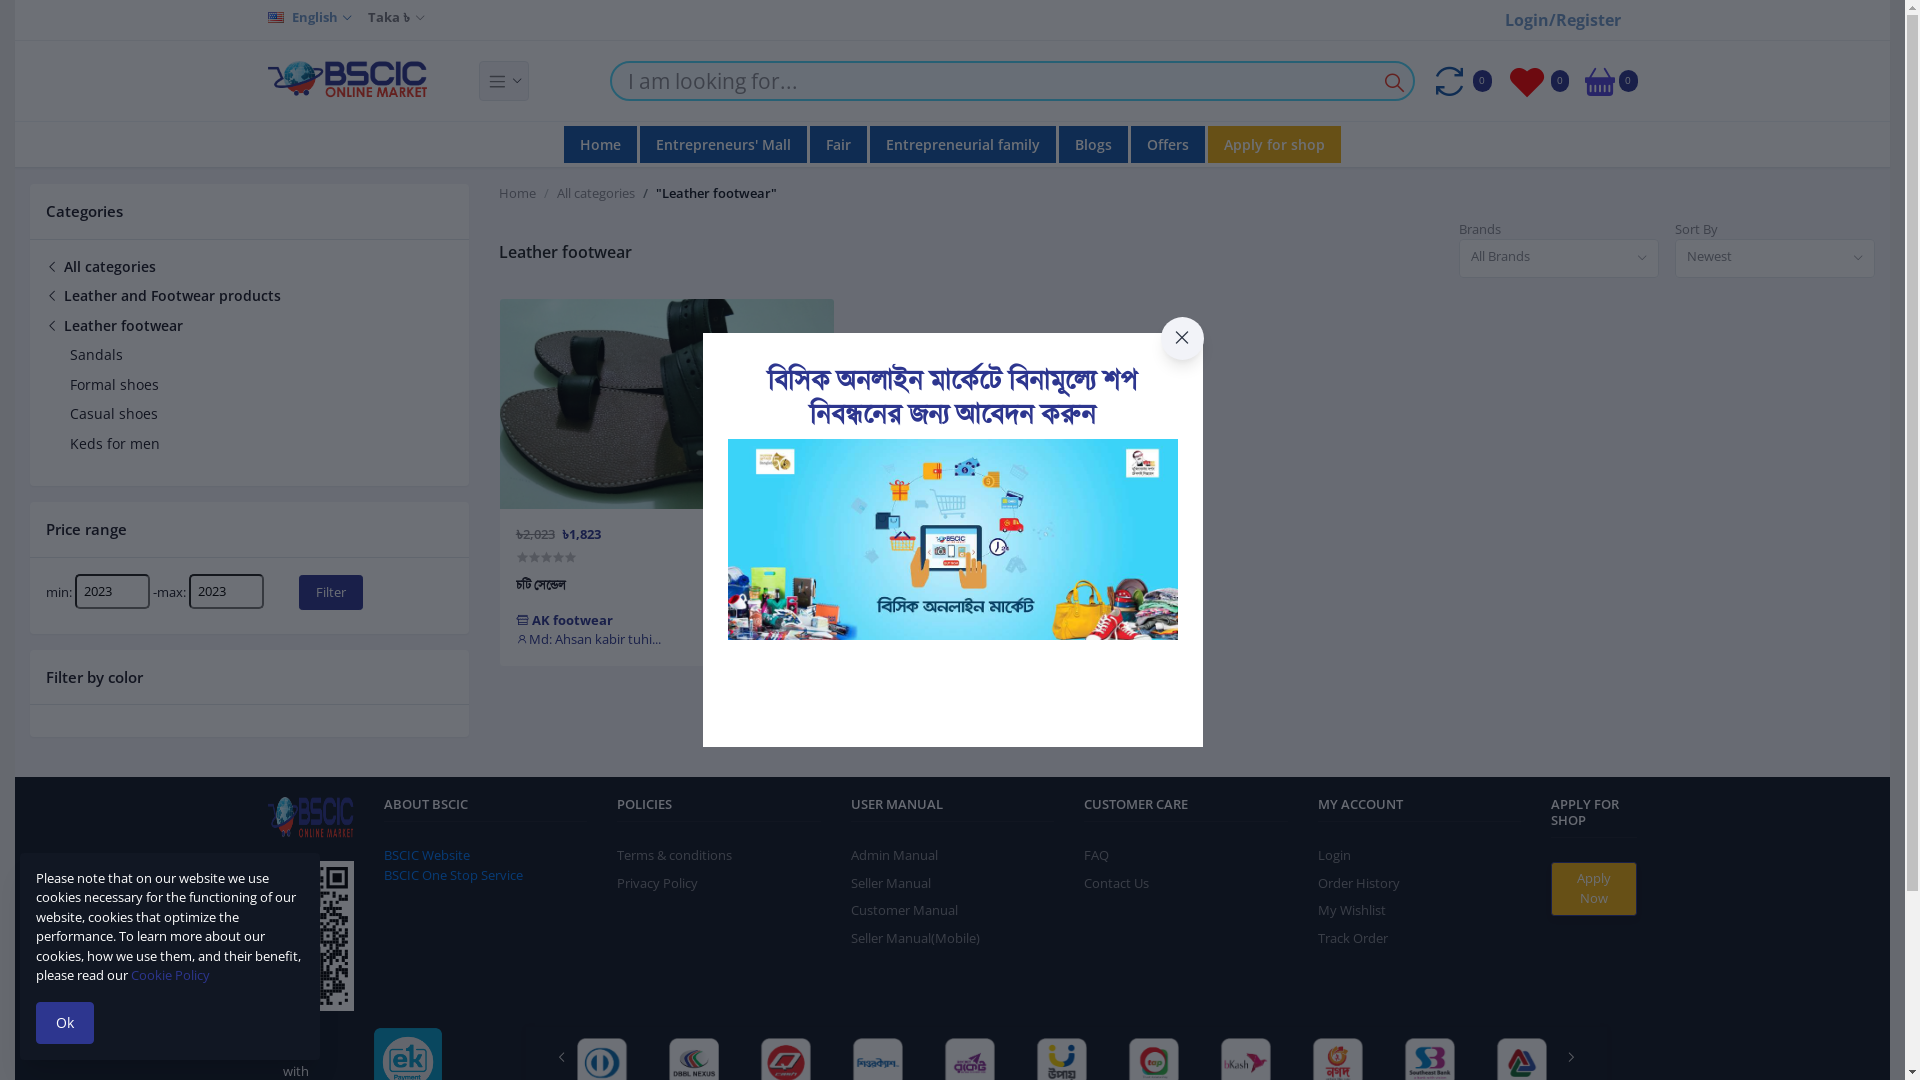 This screenshot has height=1080, width=1920. I want to click on 'Leather and Footwear products', so click(46, 295).